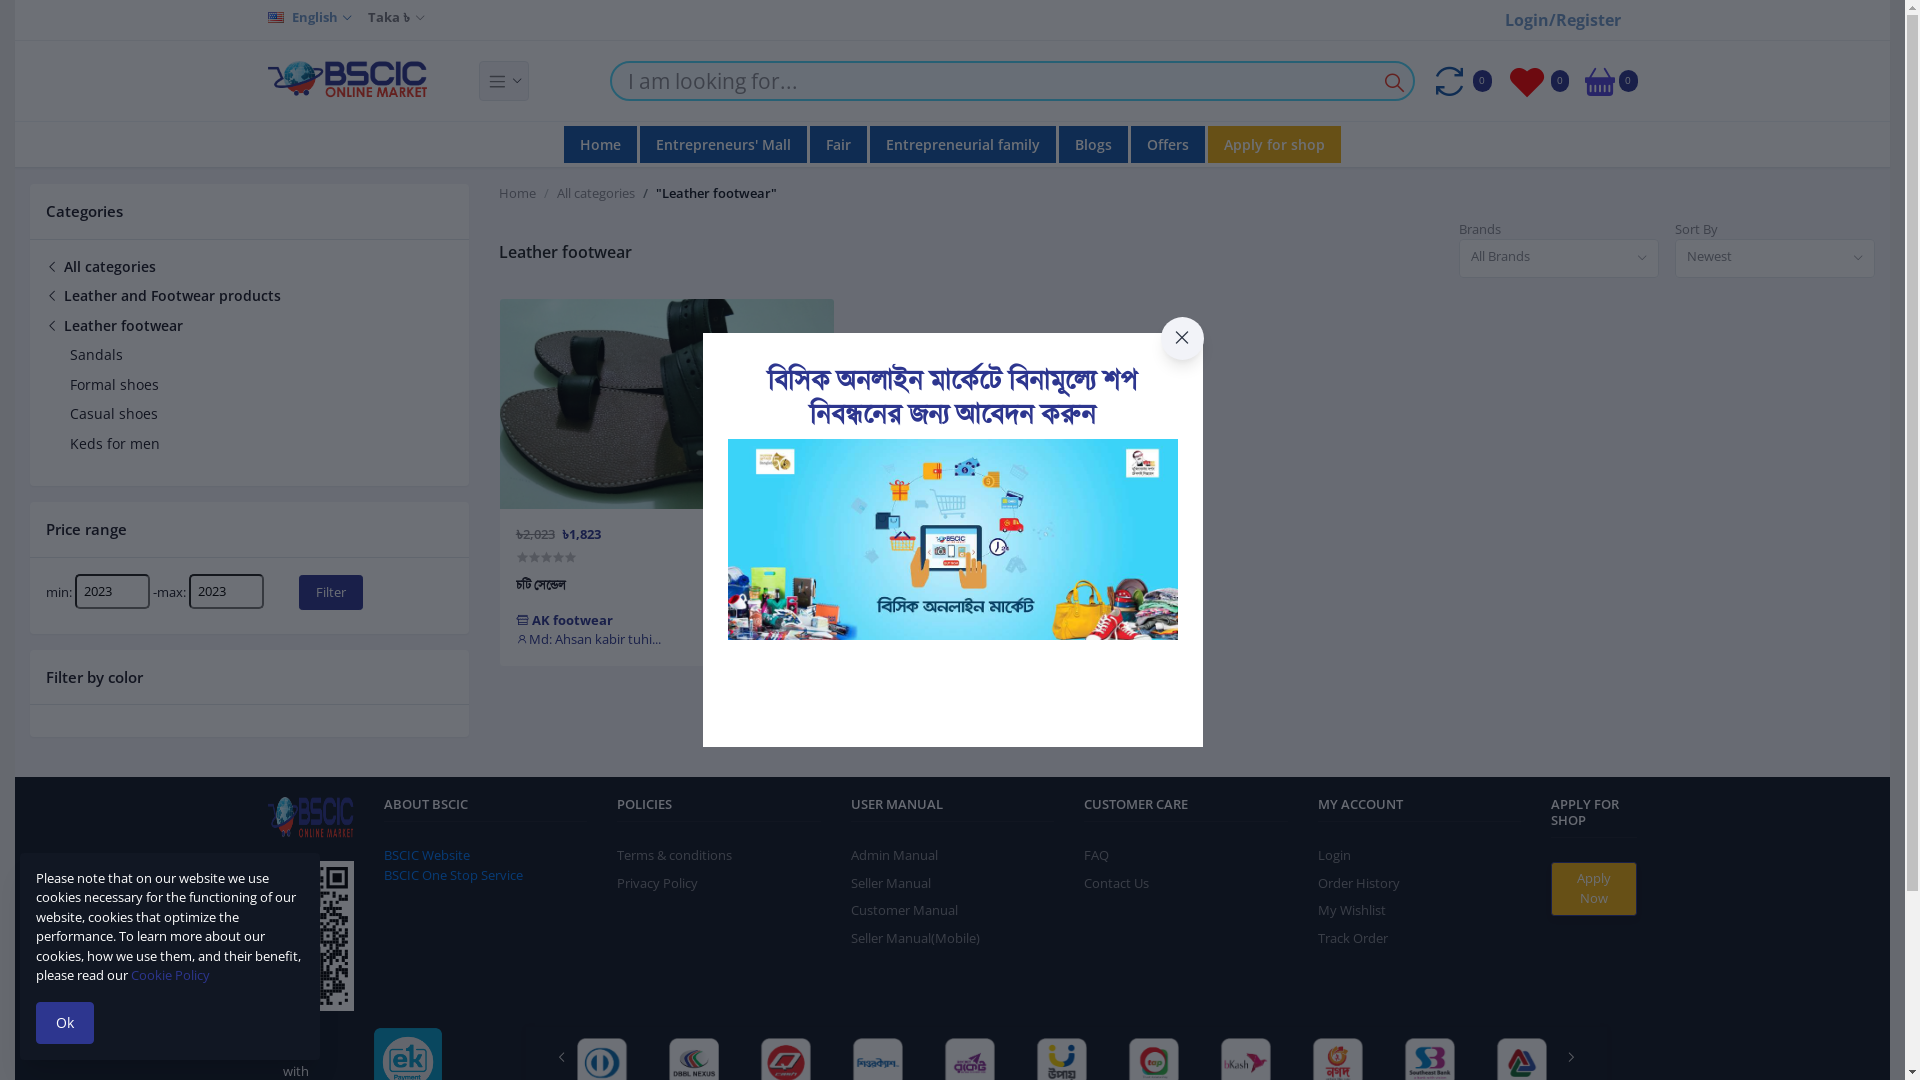 This screenshot has height=1080, width=1920. I want to click on 'Leather and Footwear products', so click(46, 295).